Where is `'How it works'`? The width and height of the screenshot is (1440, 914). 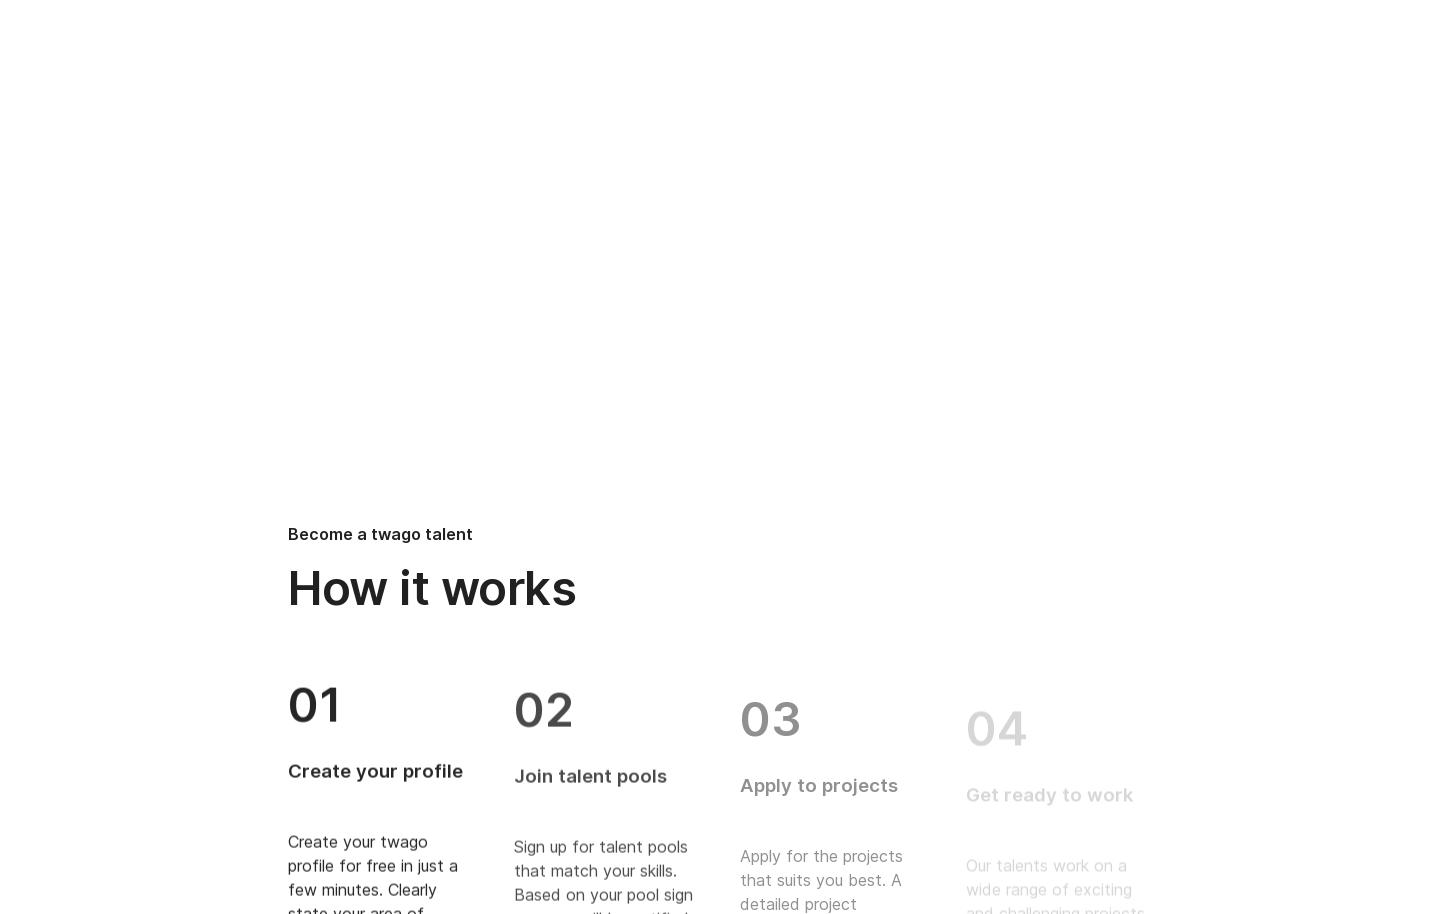
'How it works' is located at coordinates (432, 587).